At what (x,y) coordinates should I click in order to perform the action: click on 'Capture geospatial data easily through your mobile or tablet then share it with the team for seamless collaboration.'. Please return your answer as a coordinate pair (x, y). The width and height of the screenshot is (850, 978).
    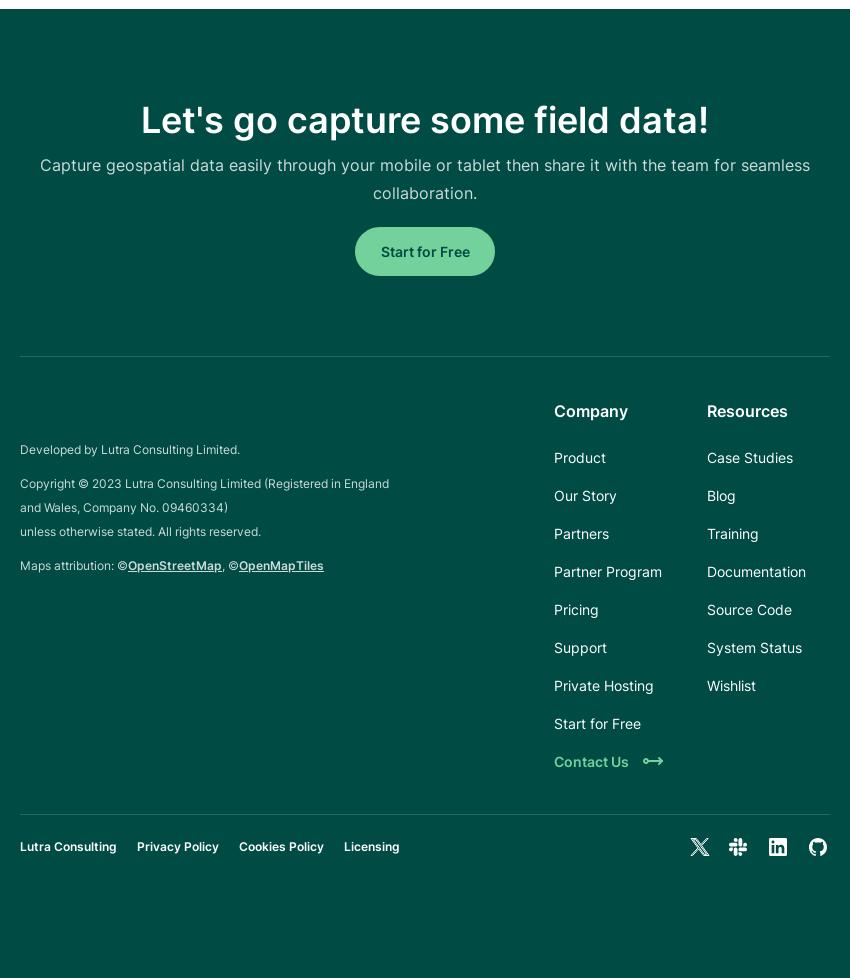
    Looking at the image, I should click on (425, 177).